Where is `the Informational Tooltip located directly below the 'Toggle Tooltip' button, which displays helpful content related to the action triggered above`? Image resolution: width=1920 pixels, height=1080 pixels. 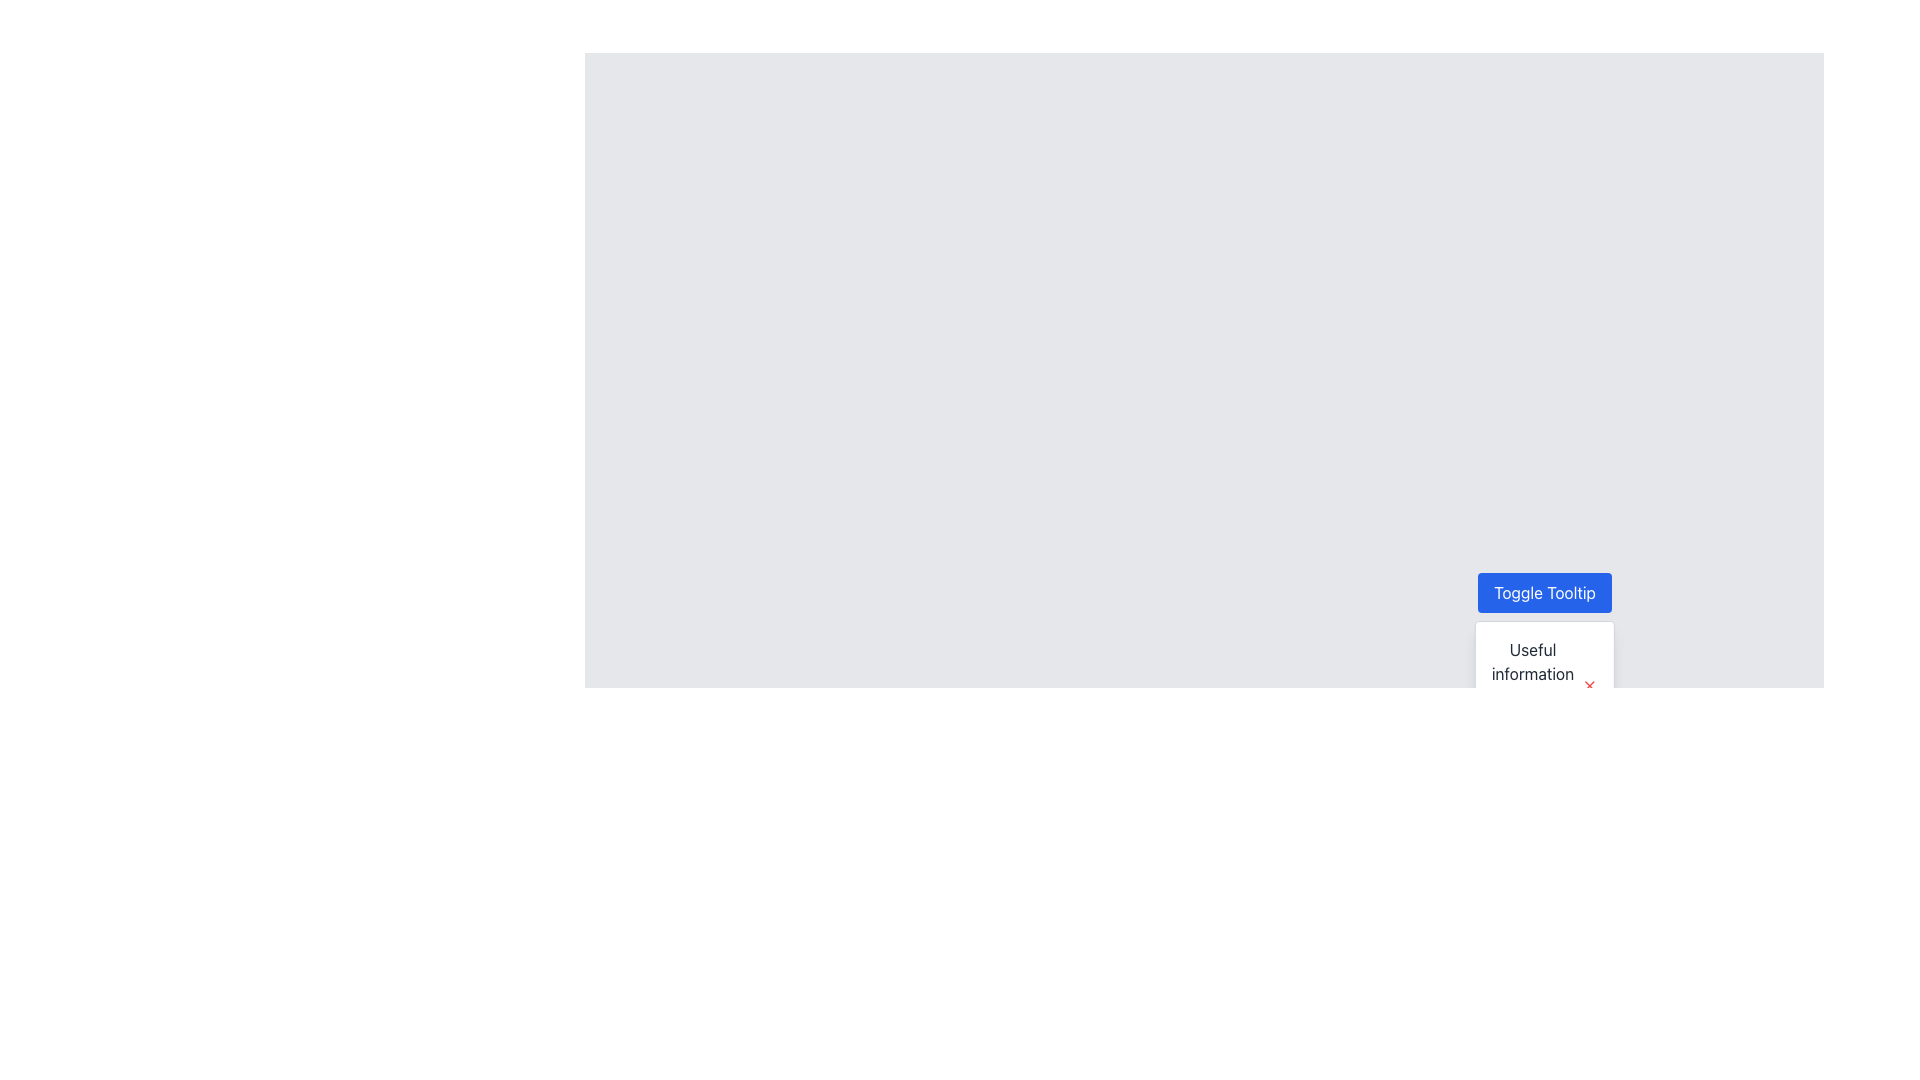
the Informational Tooltip located directly below the 'Toggle Tooltip' button, which displays helpful content related to the action triggered above is located at coordinates (1544, 685).